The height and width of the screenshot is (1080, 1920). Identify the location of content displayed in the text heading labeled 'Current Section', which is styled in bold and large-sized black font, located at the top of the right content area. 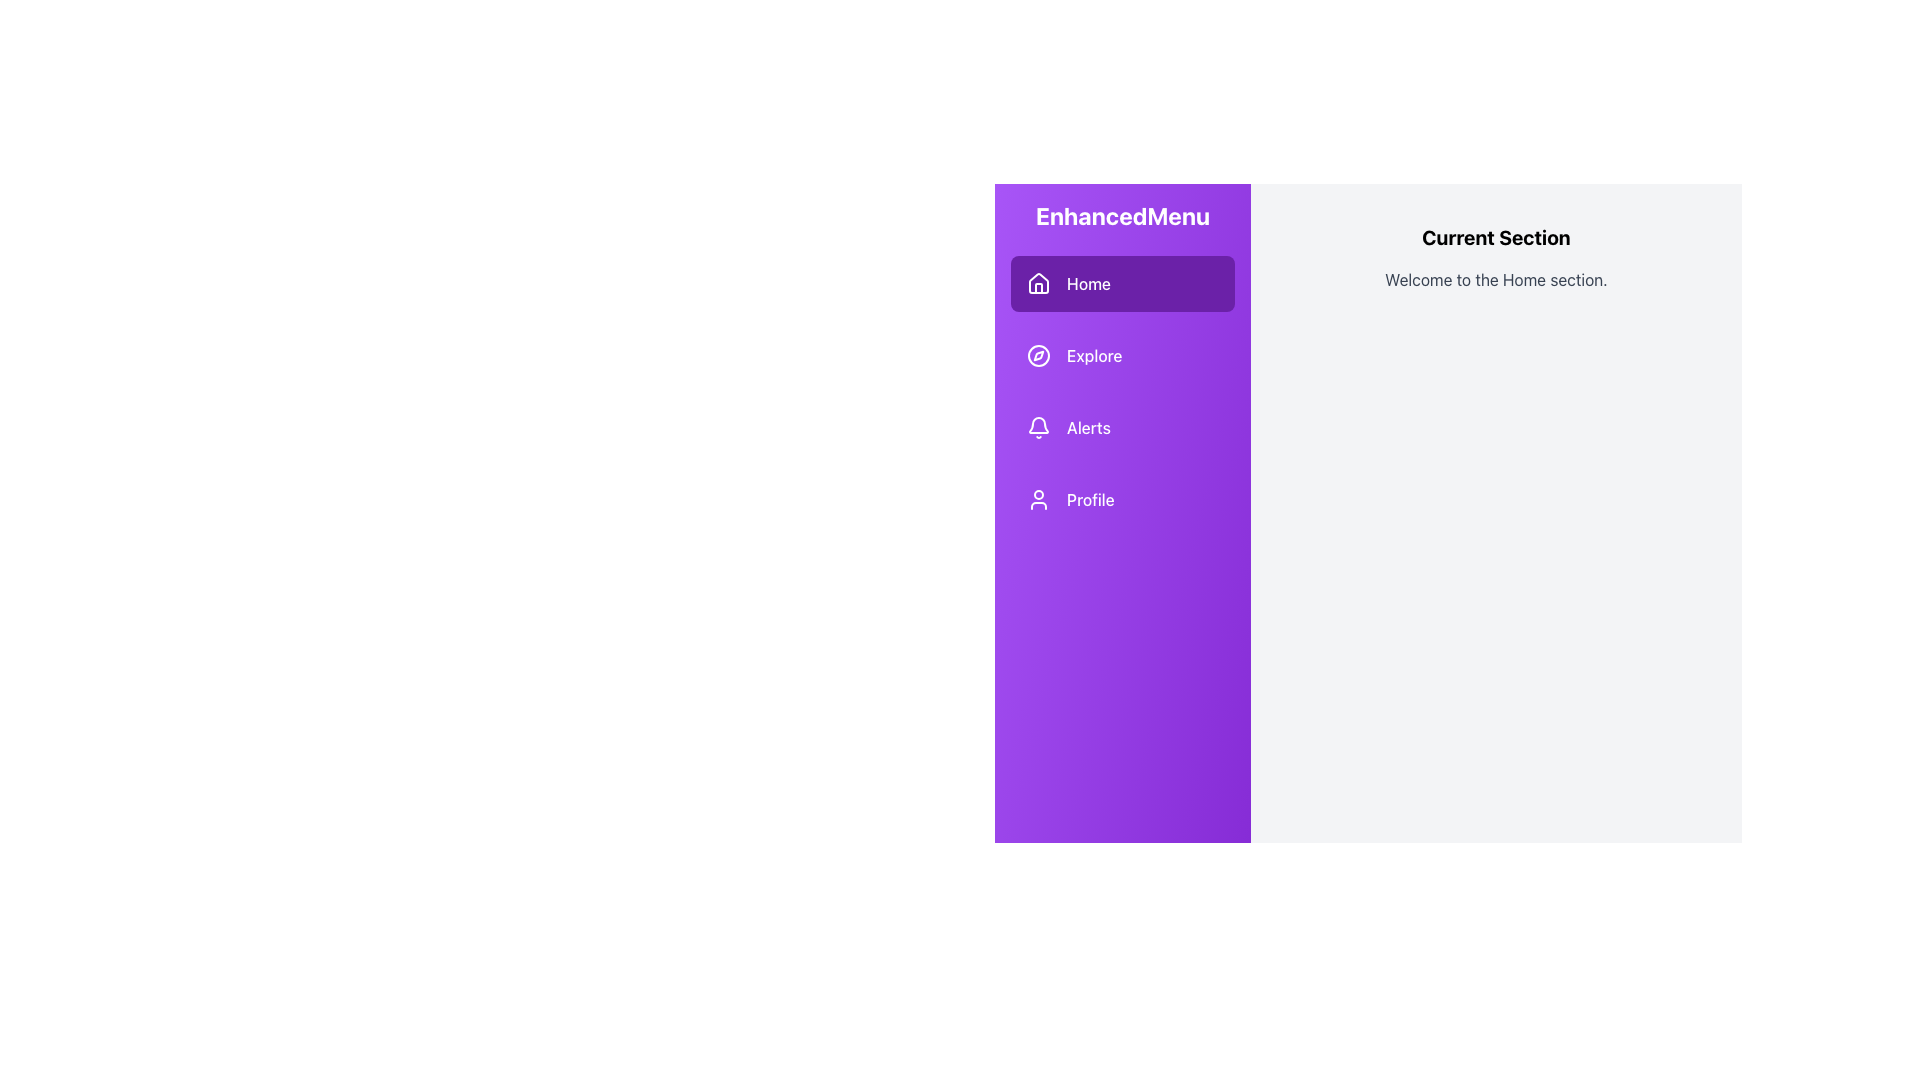
(1496, 237).